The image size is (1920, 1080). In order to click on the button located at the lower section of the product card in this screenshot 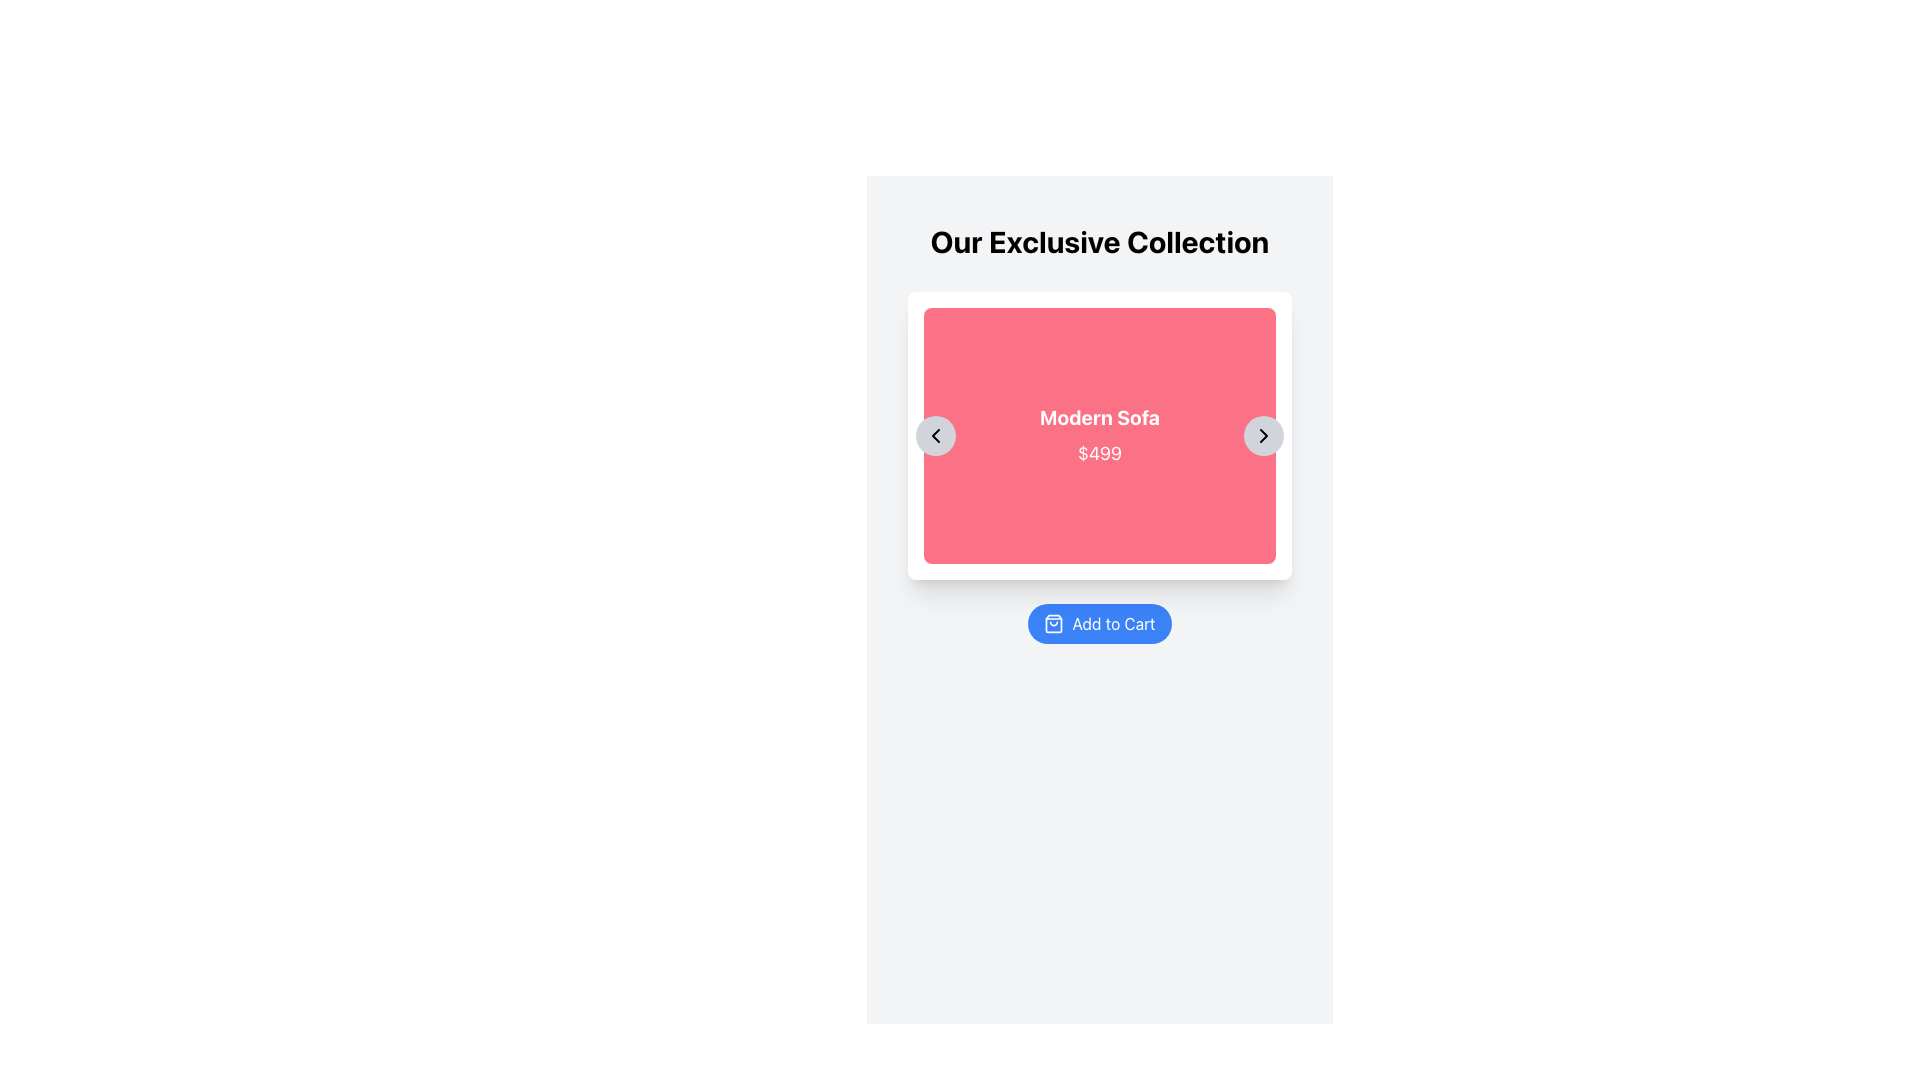, I will do `click(1098, 623)`.